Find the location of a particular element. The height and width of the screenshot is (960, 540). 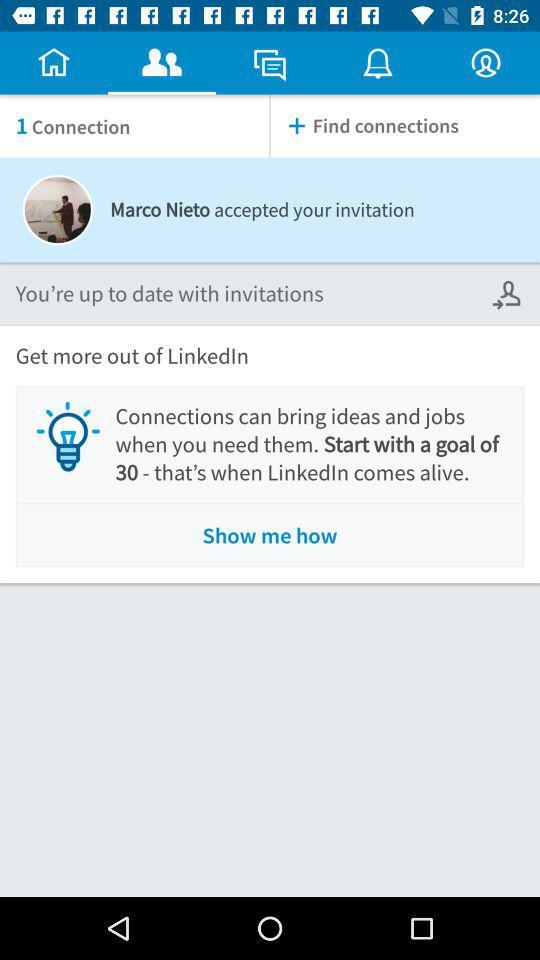

icon next to you re up is located at coordinates (508, 293).